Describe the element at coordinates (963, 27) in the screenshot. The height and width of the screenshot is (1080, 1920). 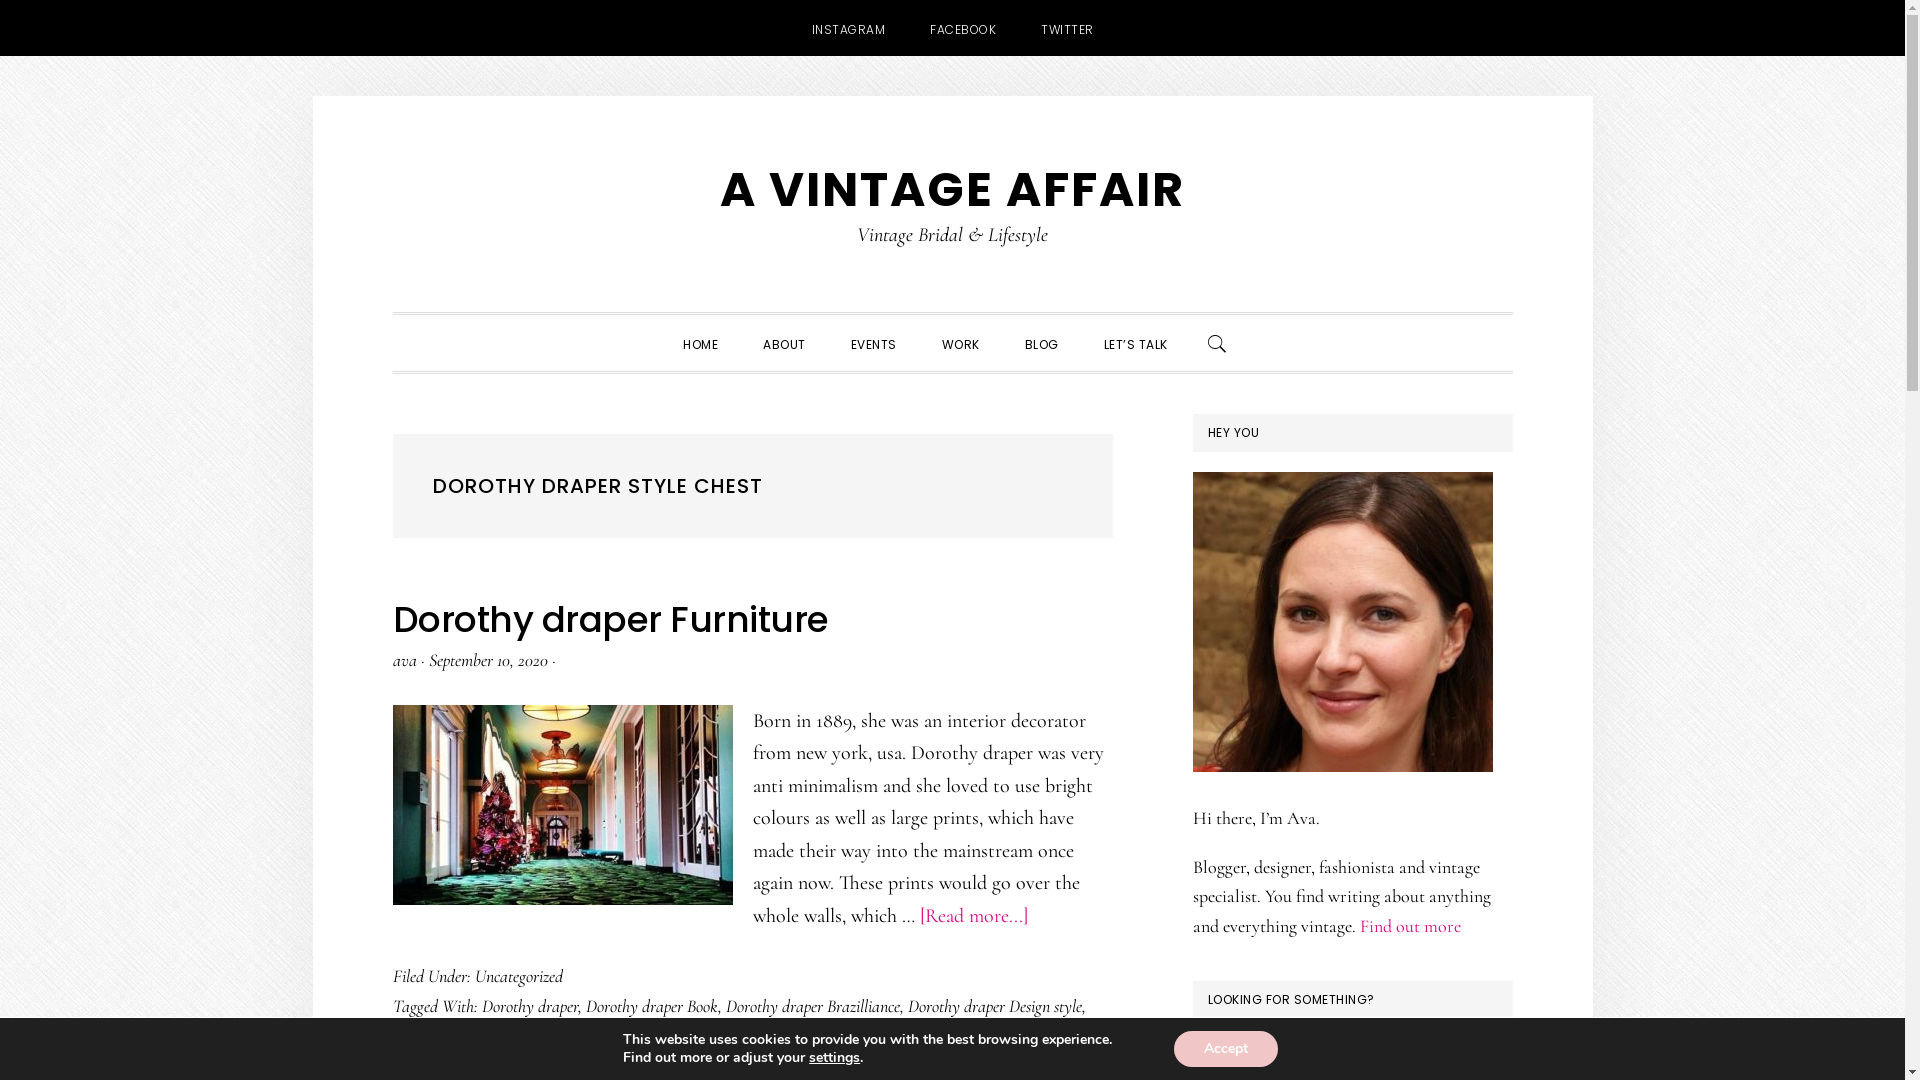
I see `'FACEBOOK'` at that location.